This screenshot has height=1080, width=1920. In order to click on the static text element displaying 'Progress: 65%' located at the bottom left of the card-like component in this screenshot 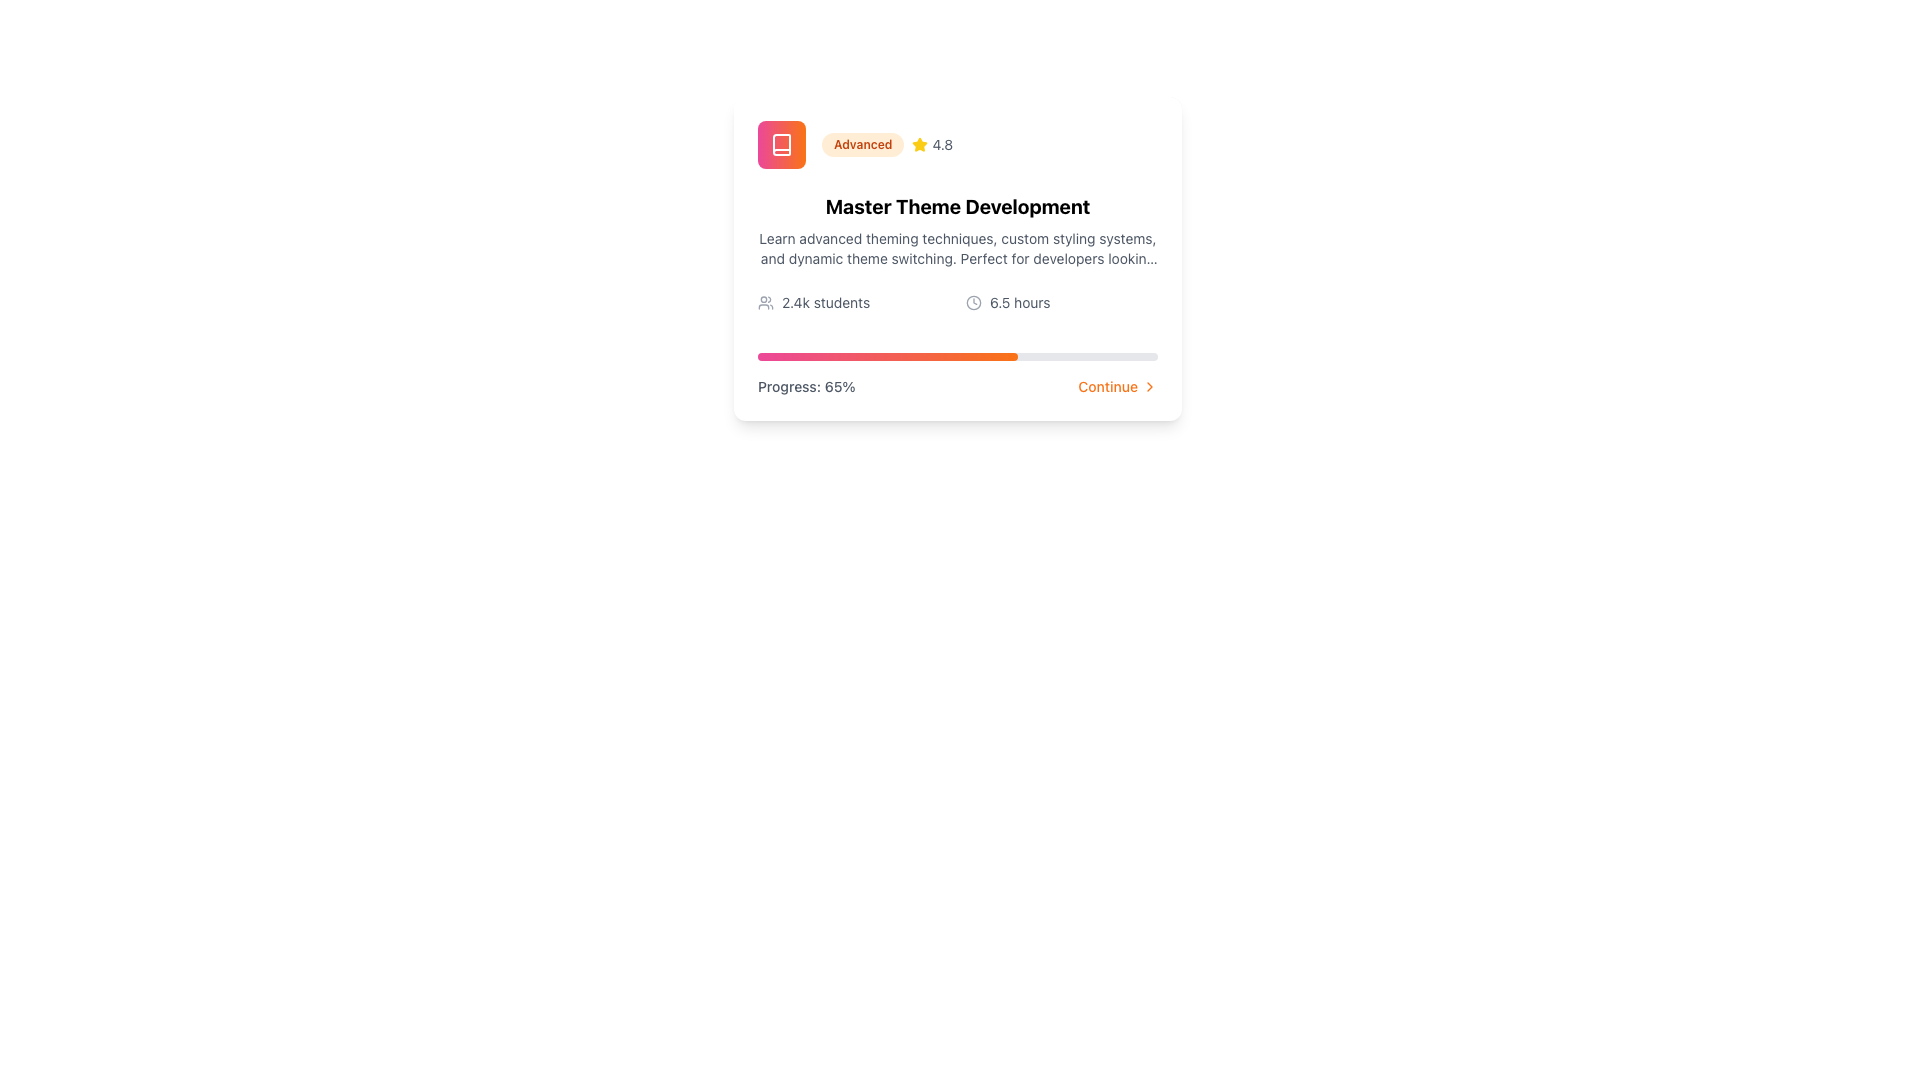, I will do `click(806, 386)`.